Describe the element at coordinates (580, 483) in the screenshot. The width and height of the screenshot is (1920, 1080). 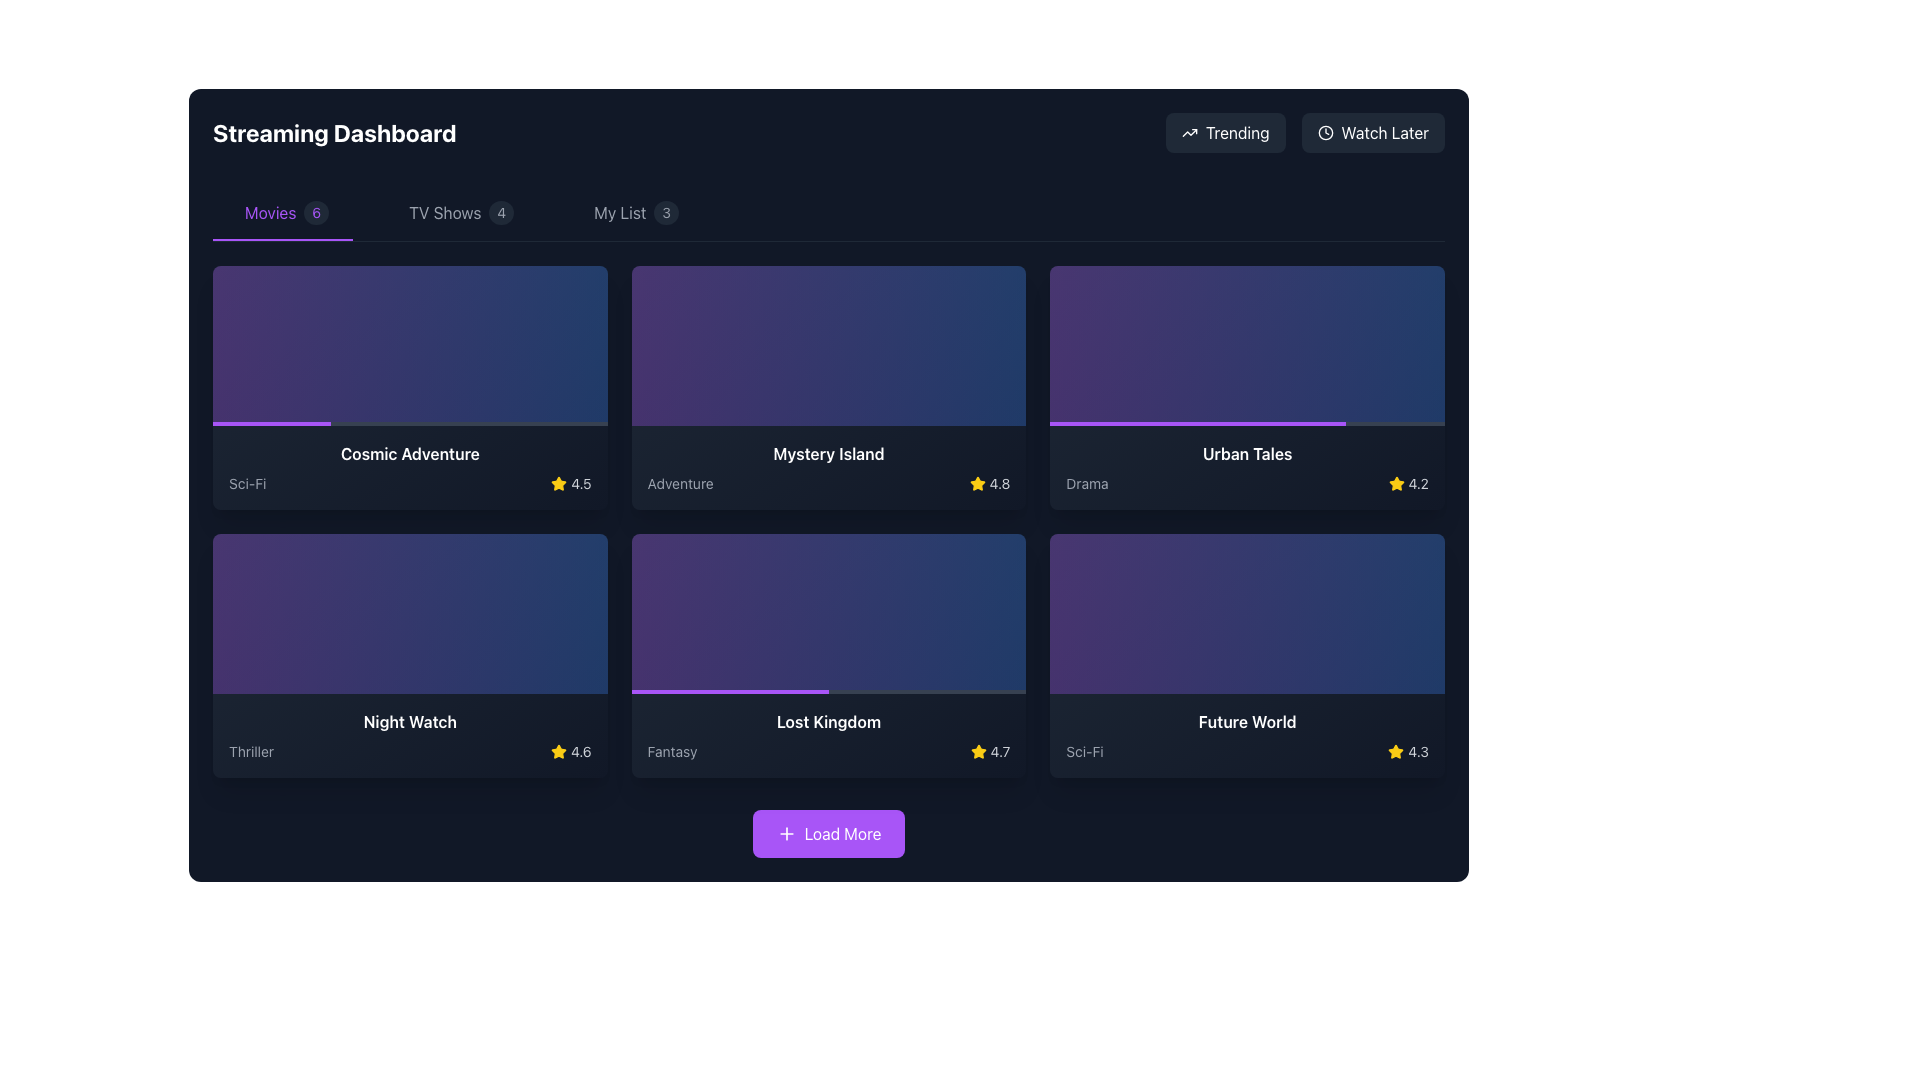
I see `the text display showing the rating '4.5' next to the yellow star icon in the Movies section below 'Cosmic Adventure'` at that location.